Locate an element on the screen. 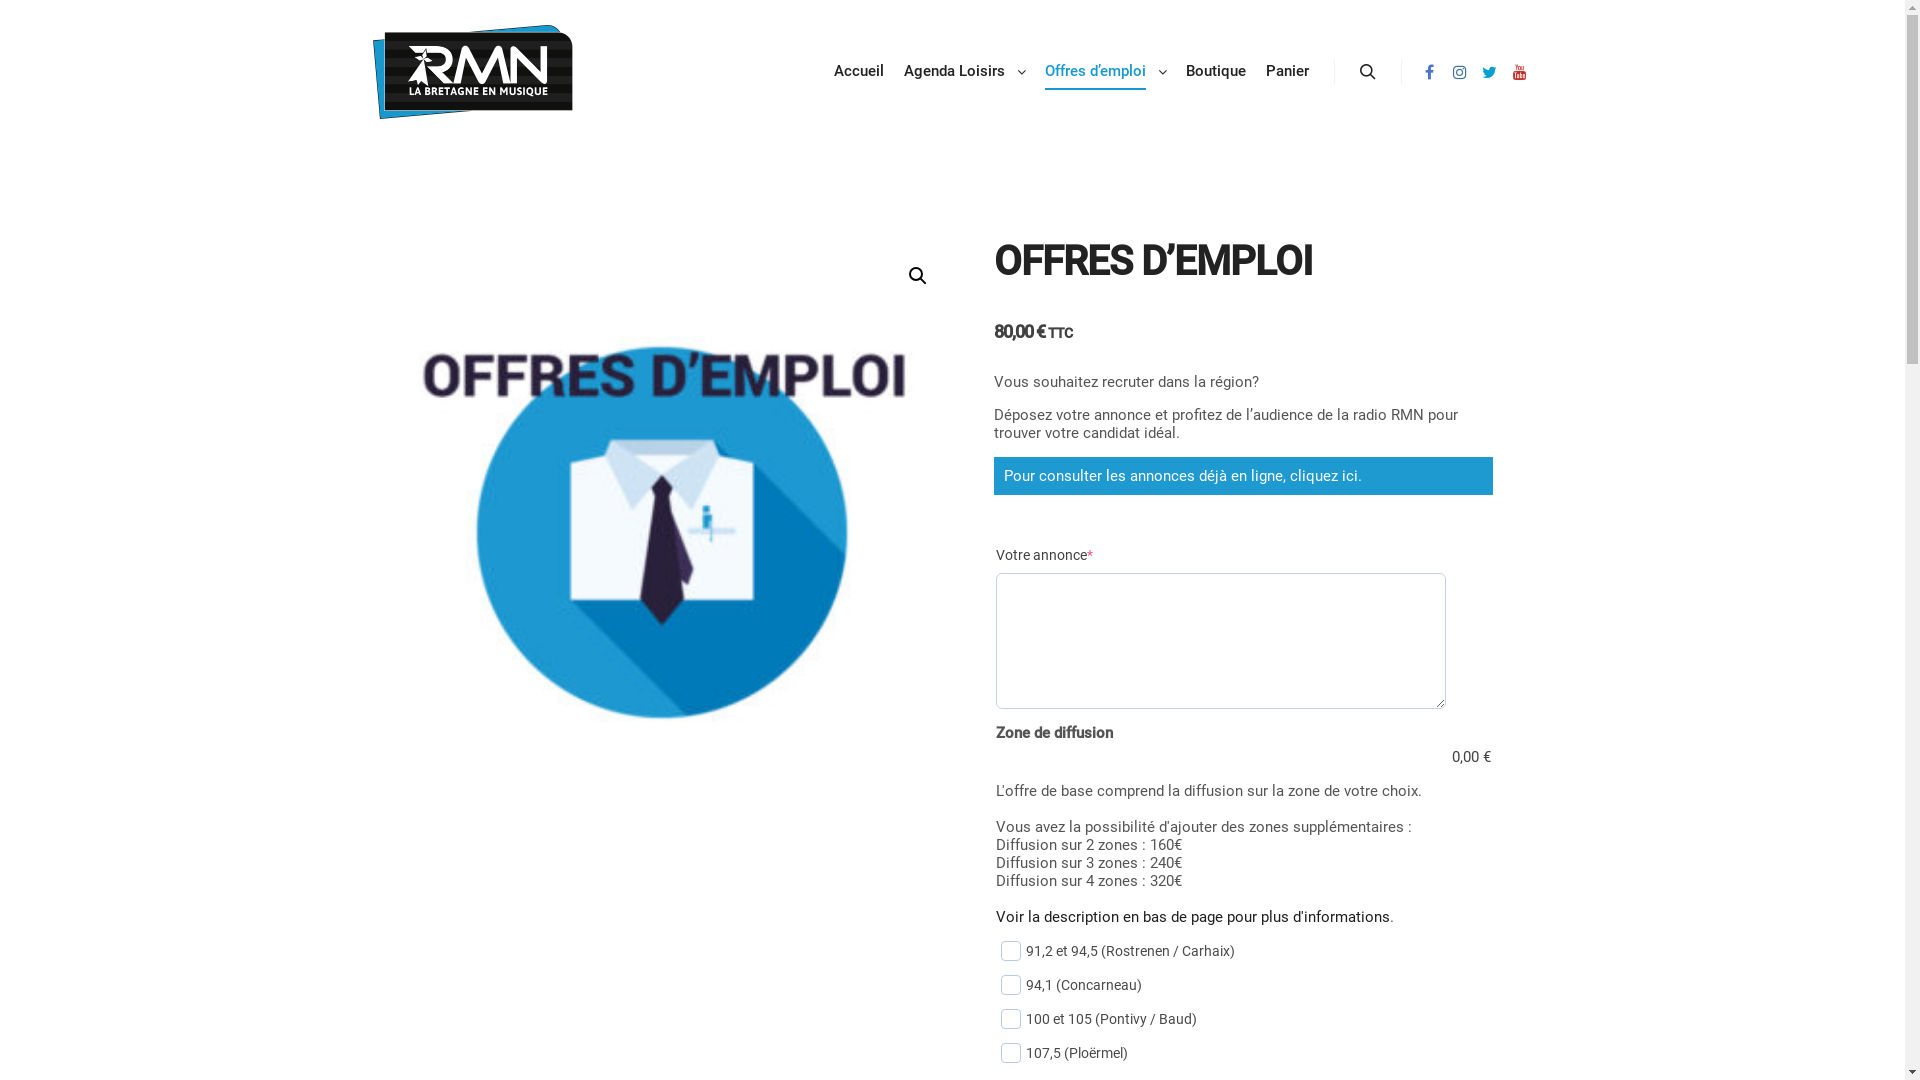  'YouTube' is located at coordinates (1518, 71).